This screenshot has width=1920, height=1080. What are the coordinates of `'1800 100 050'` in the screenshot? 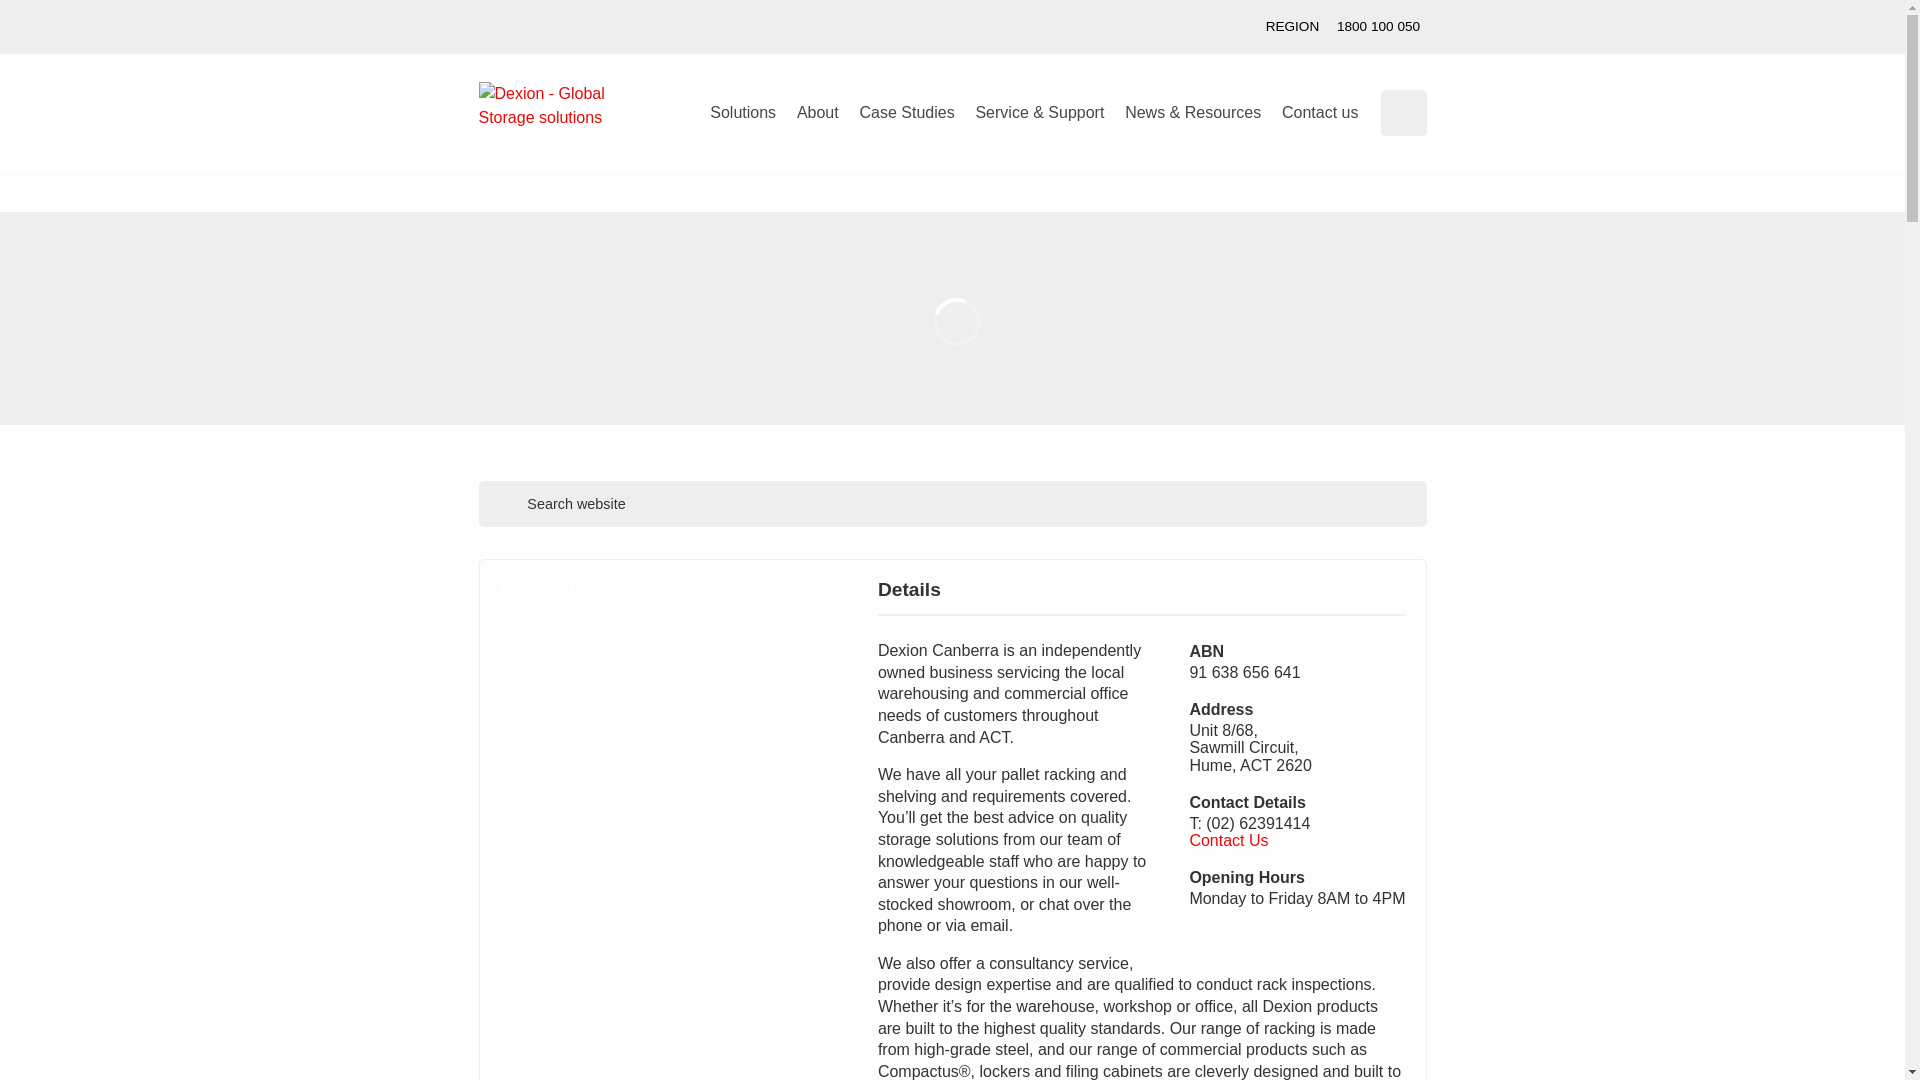 It's located at (1328, 27).